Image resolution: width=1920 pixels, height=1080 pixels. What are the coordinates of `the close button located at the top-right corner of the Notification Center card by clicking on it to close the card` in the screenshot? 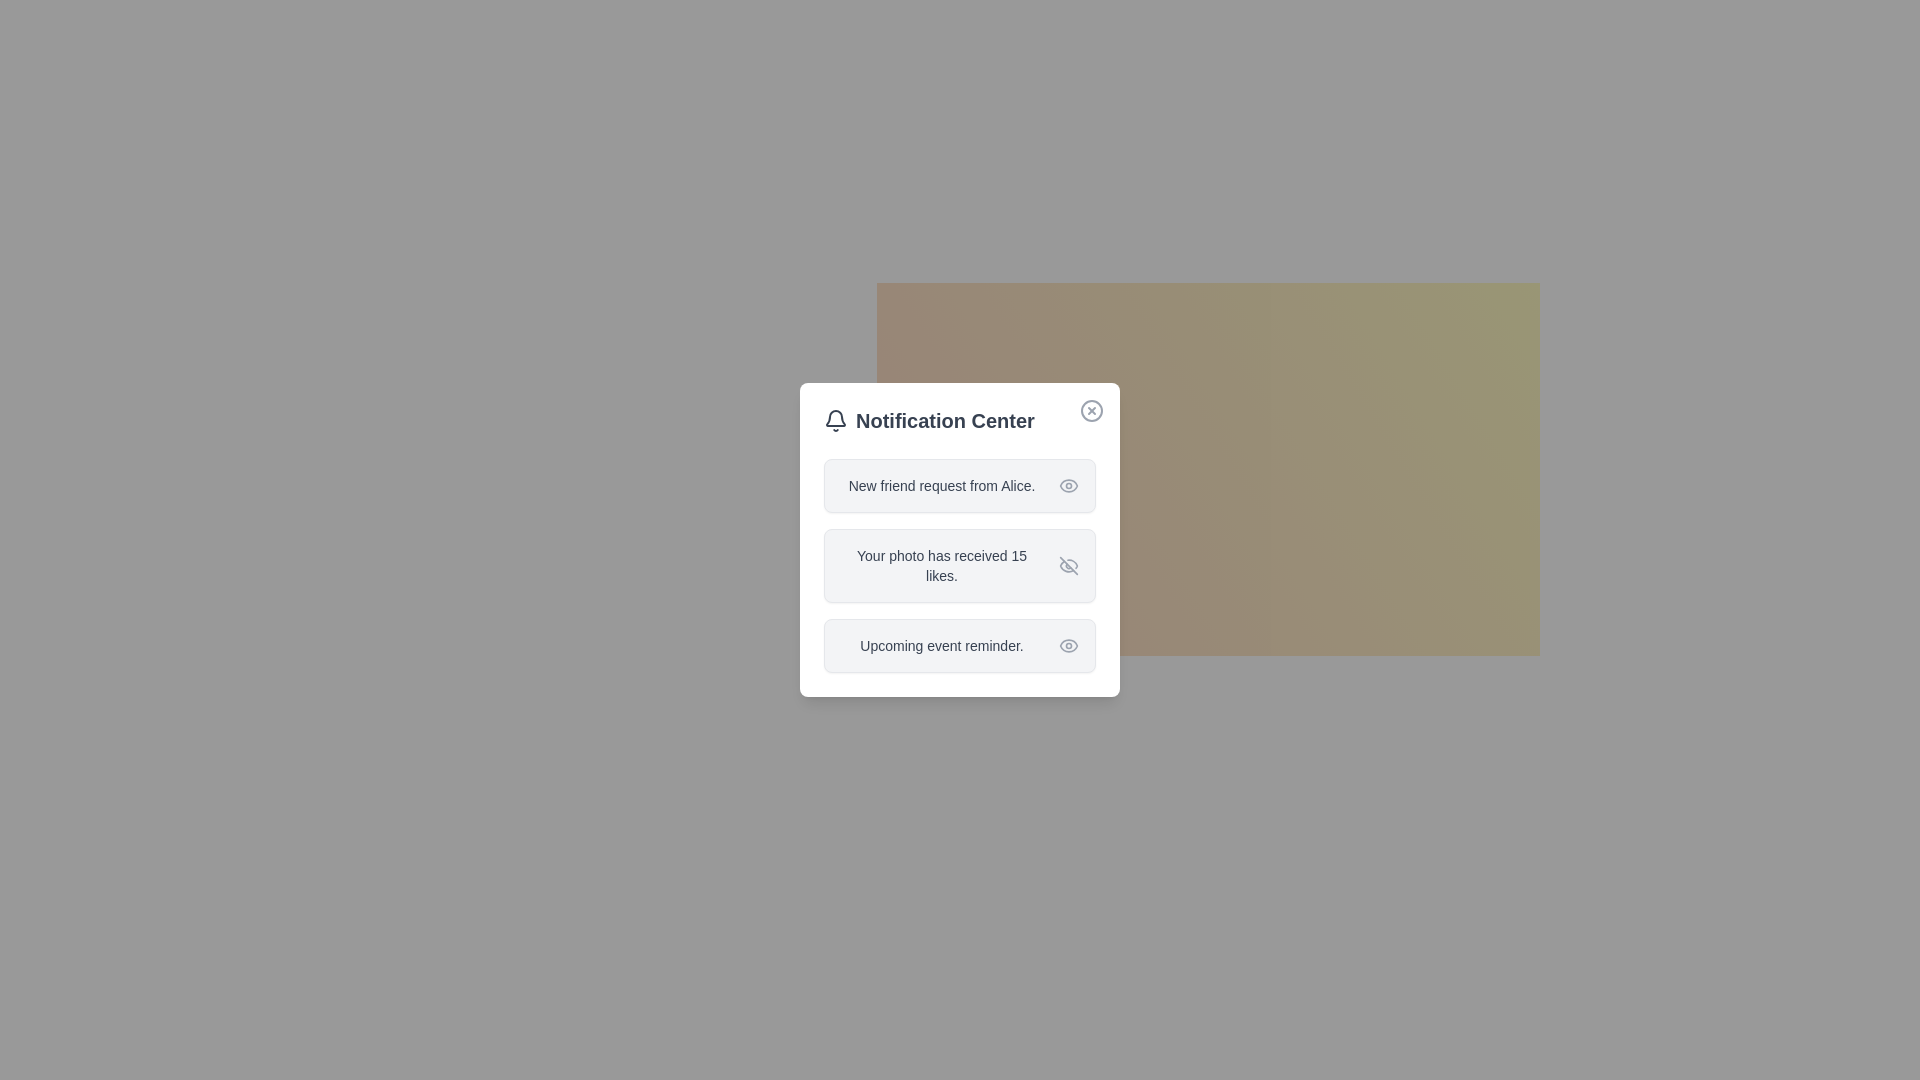 It's located at (1090, 410).